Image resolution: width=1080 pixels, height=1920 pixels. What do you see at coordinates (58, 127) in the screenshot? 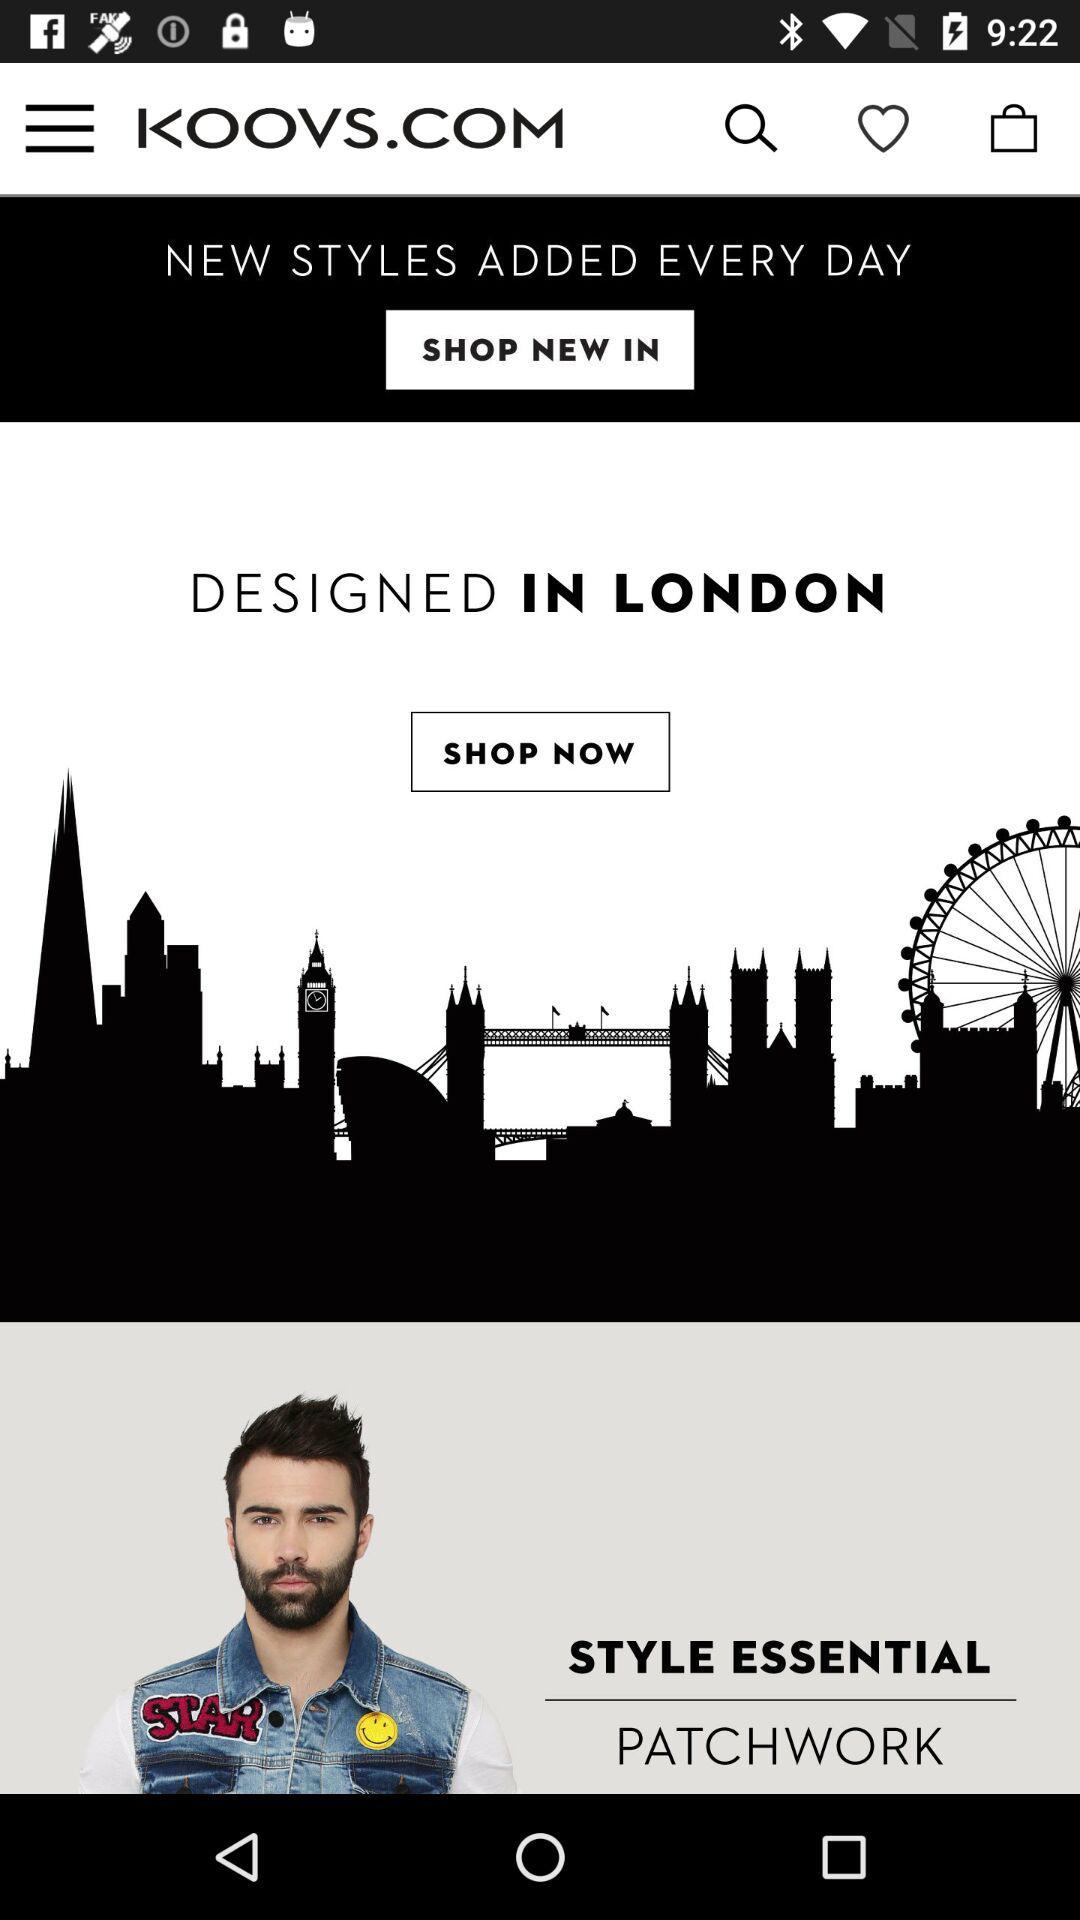
I see `drop down menu` at bounding box center [58, 127].